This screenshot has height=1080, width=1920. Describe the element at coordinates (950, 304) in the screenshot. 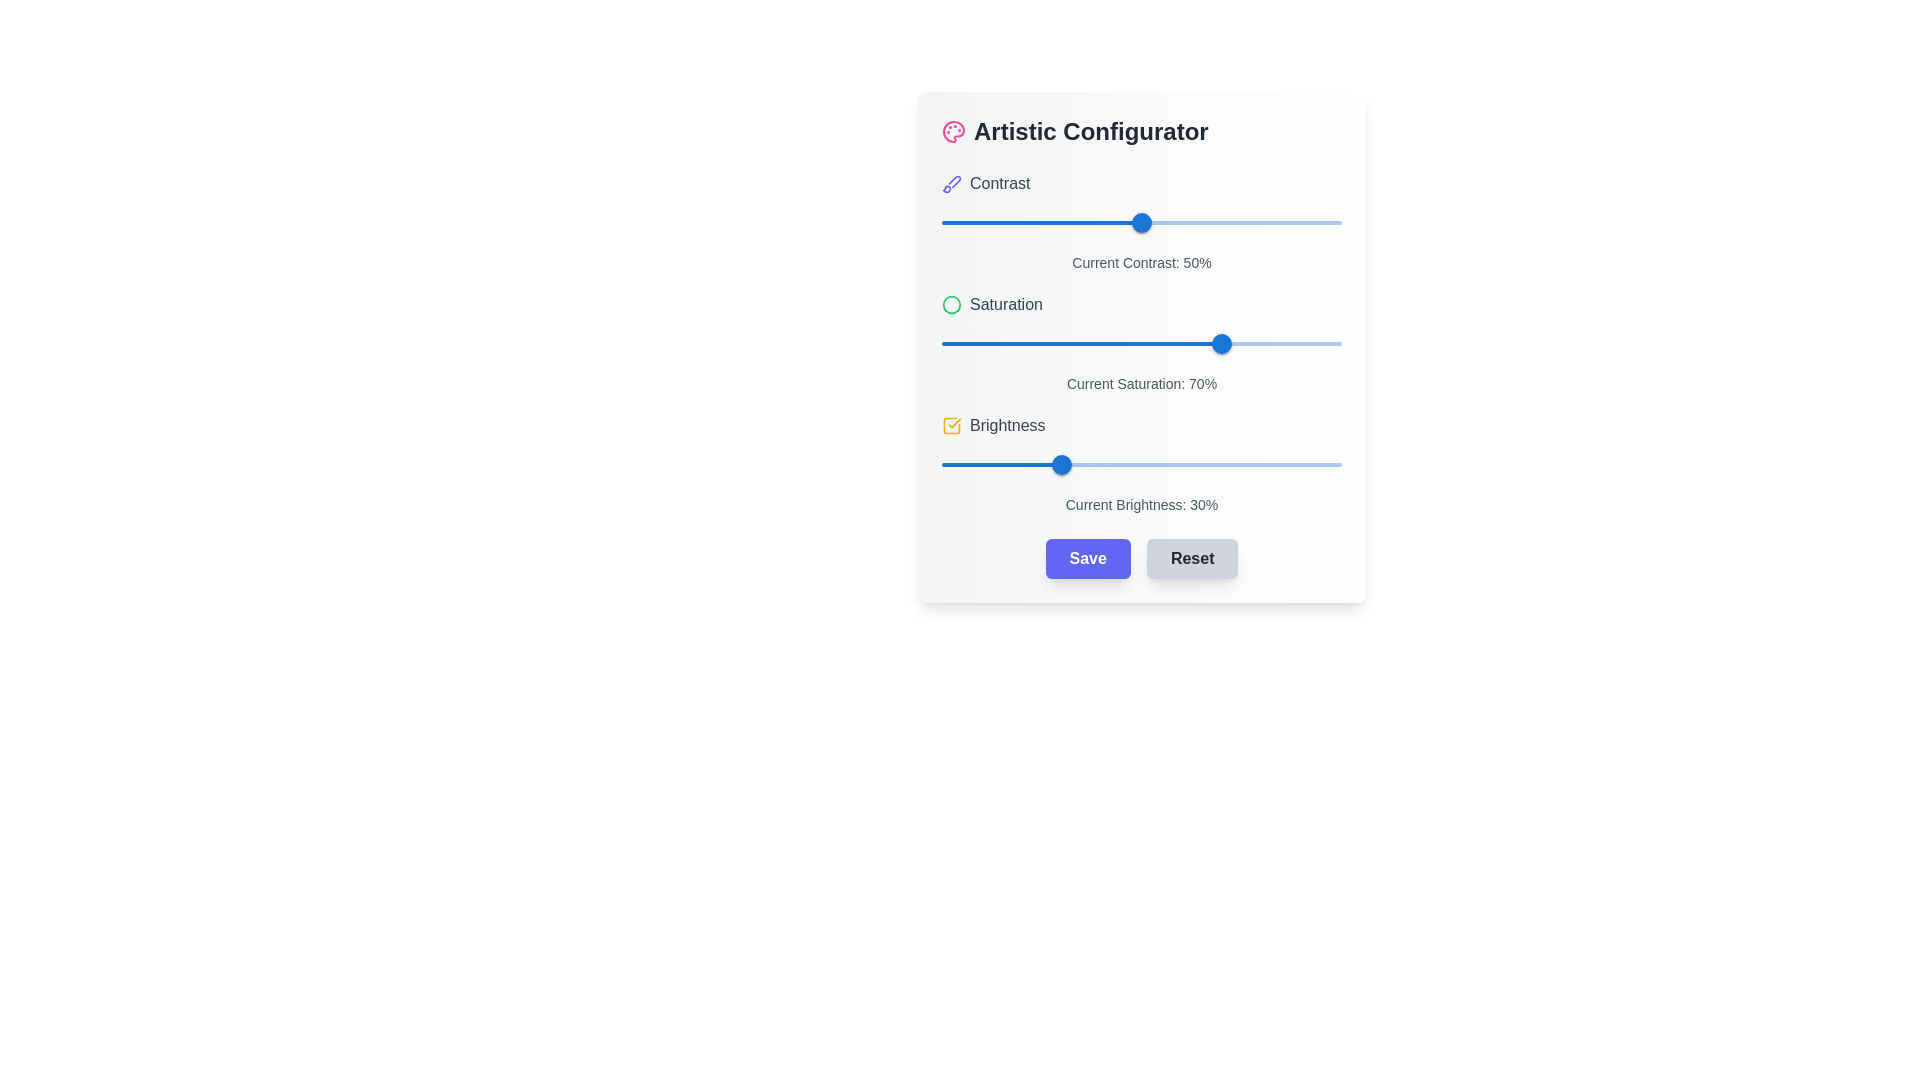

I see `the green circular outline SVG graphic element located next to the text 'Saturation'` at that location.